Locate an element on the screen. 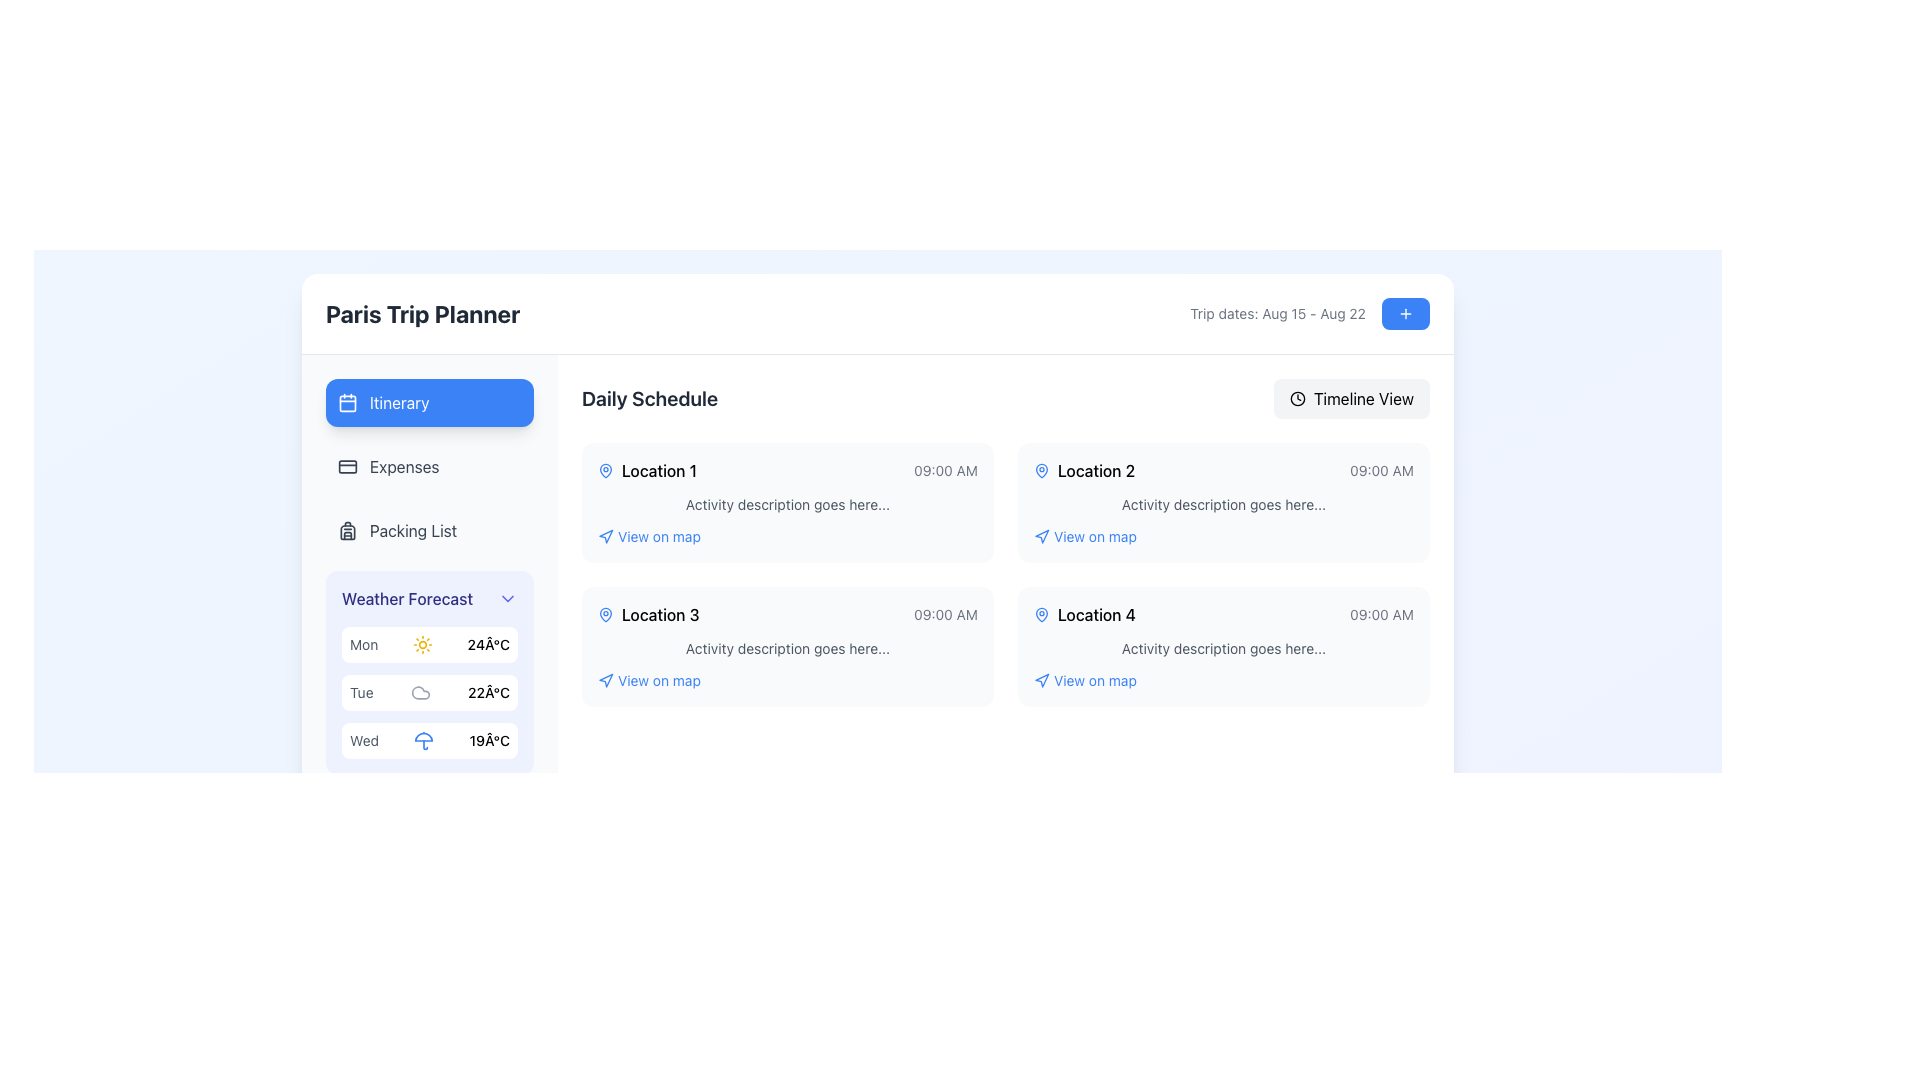 This screenshot has width=1920, height=1080. the text element stating 'Activity description goes here...' located beneath the title 'Location 1' and the time '09:00 AM' in the Daily Schedule area is located at coordinates (786, 504).